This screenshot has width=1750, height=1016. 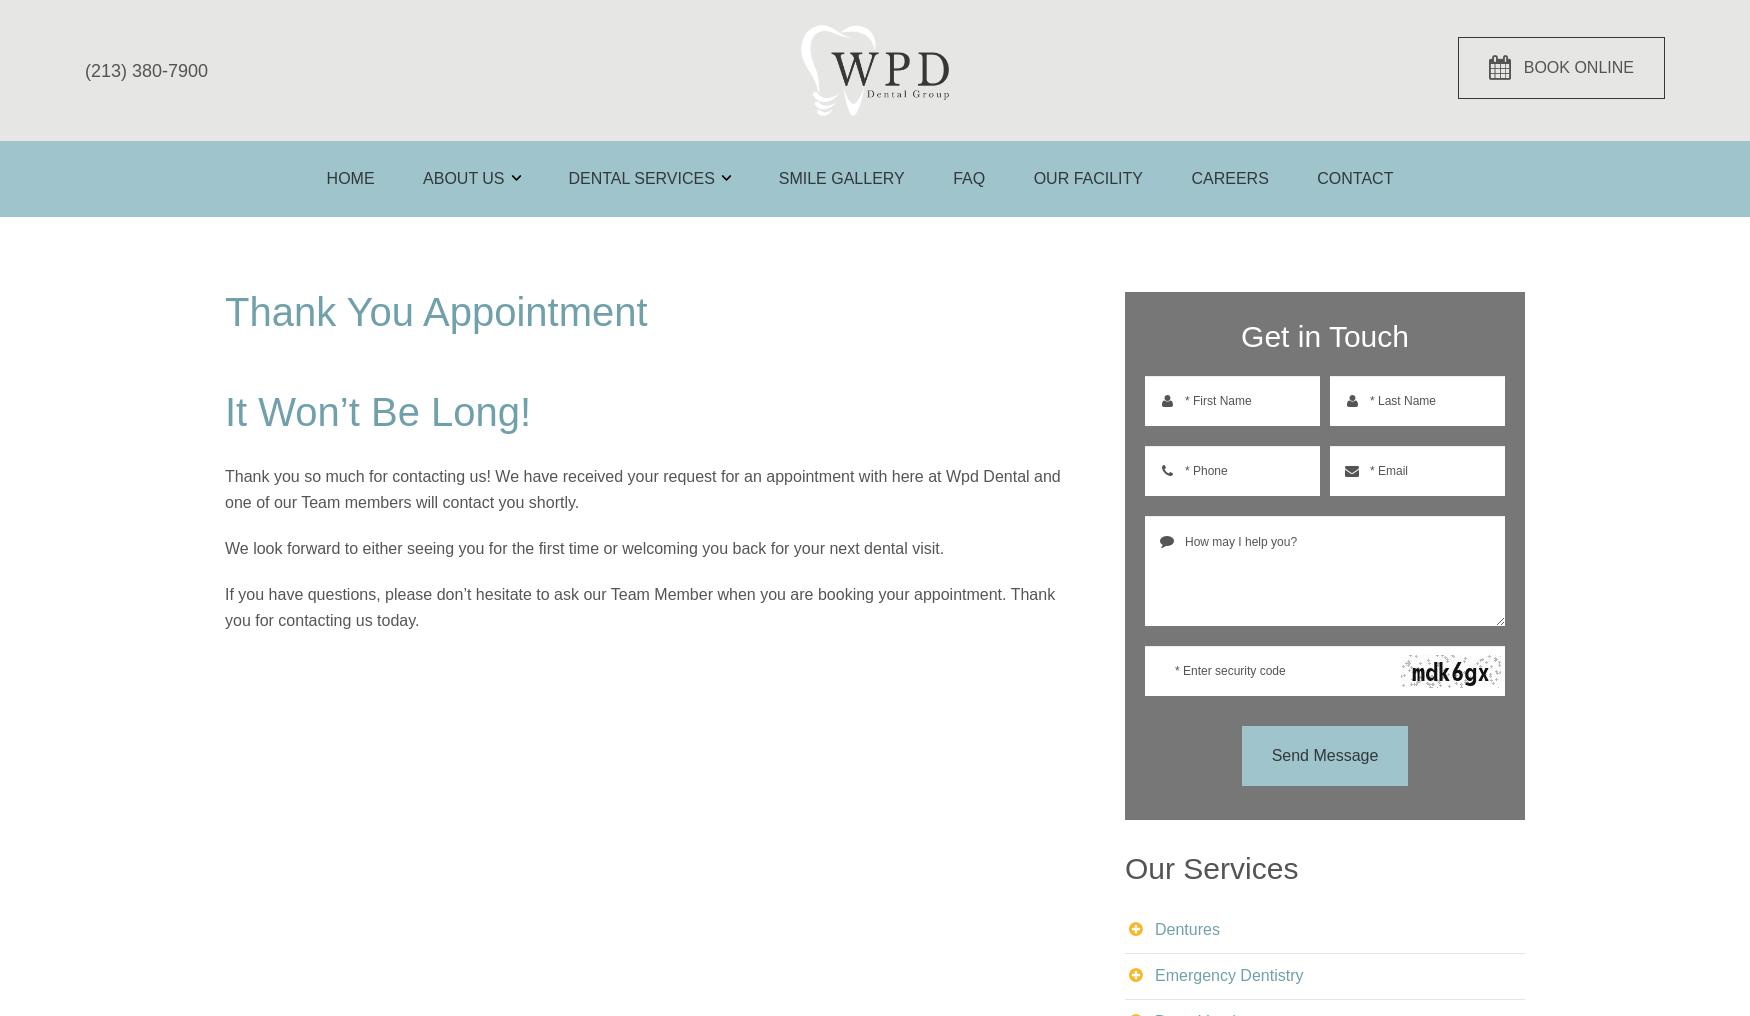 I want to click on 'Smile Gallery', so click(x=841, y=176).